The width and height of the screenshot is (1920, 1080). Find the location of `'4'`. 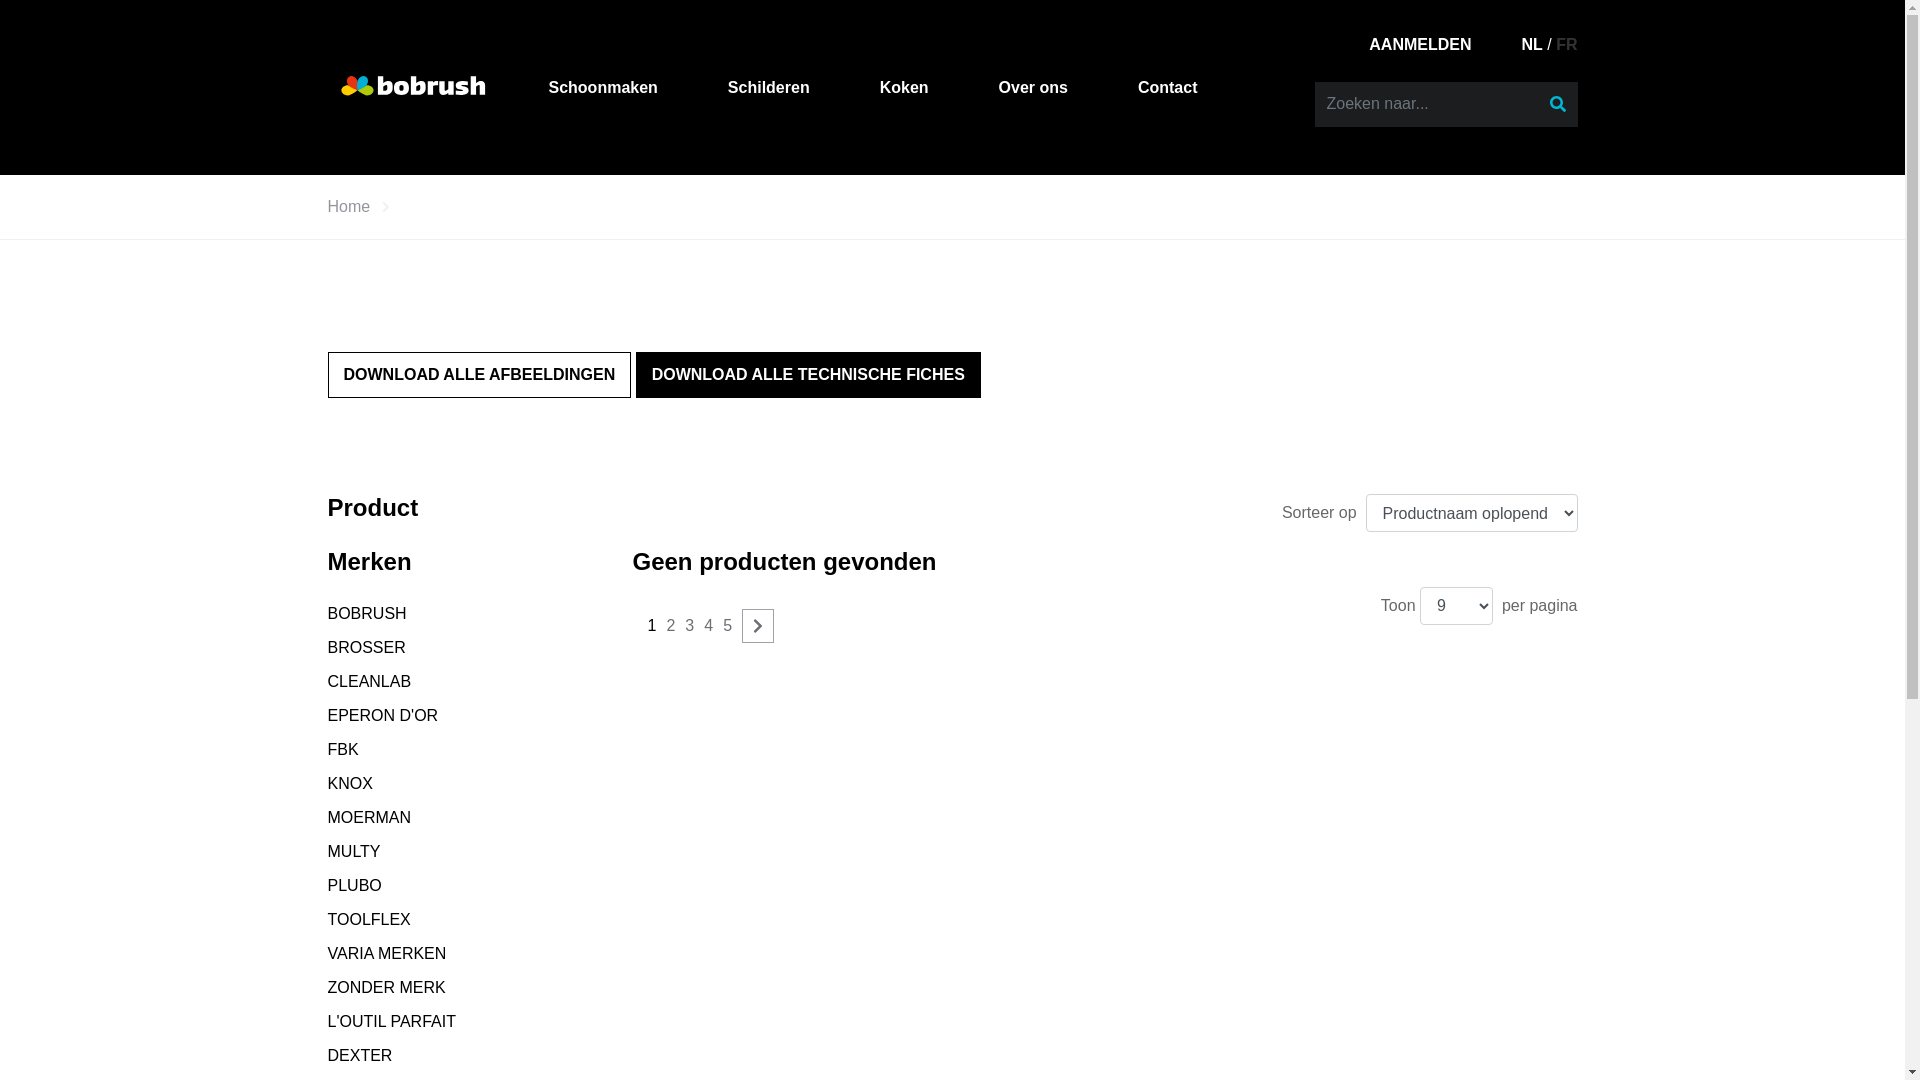

'4' is located at coordinates (708, 624).